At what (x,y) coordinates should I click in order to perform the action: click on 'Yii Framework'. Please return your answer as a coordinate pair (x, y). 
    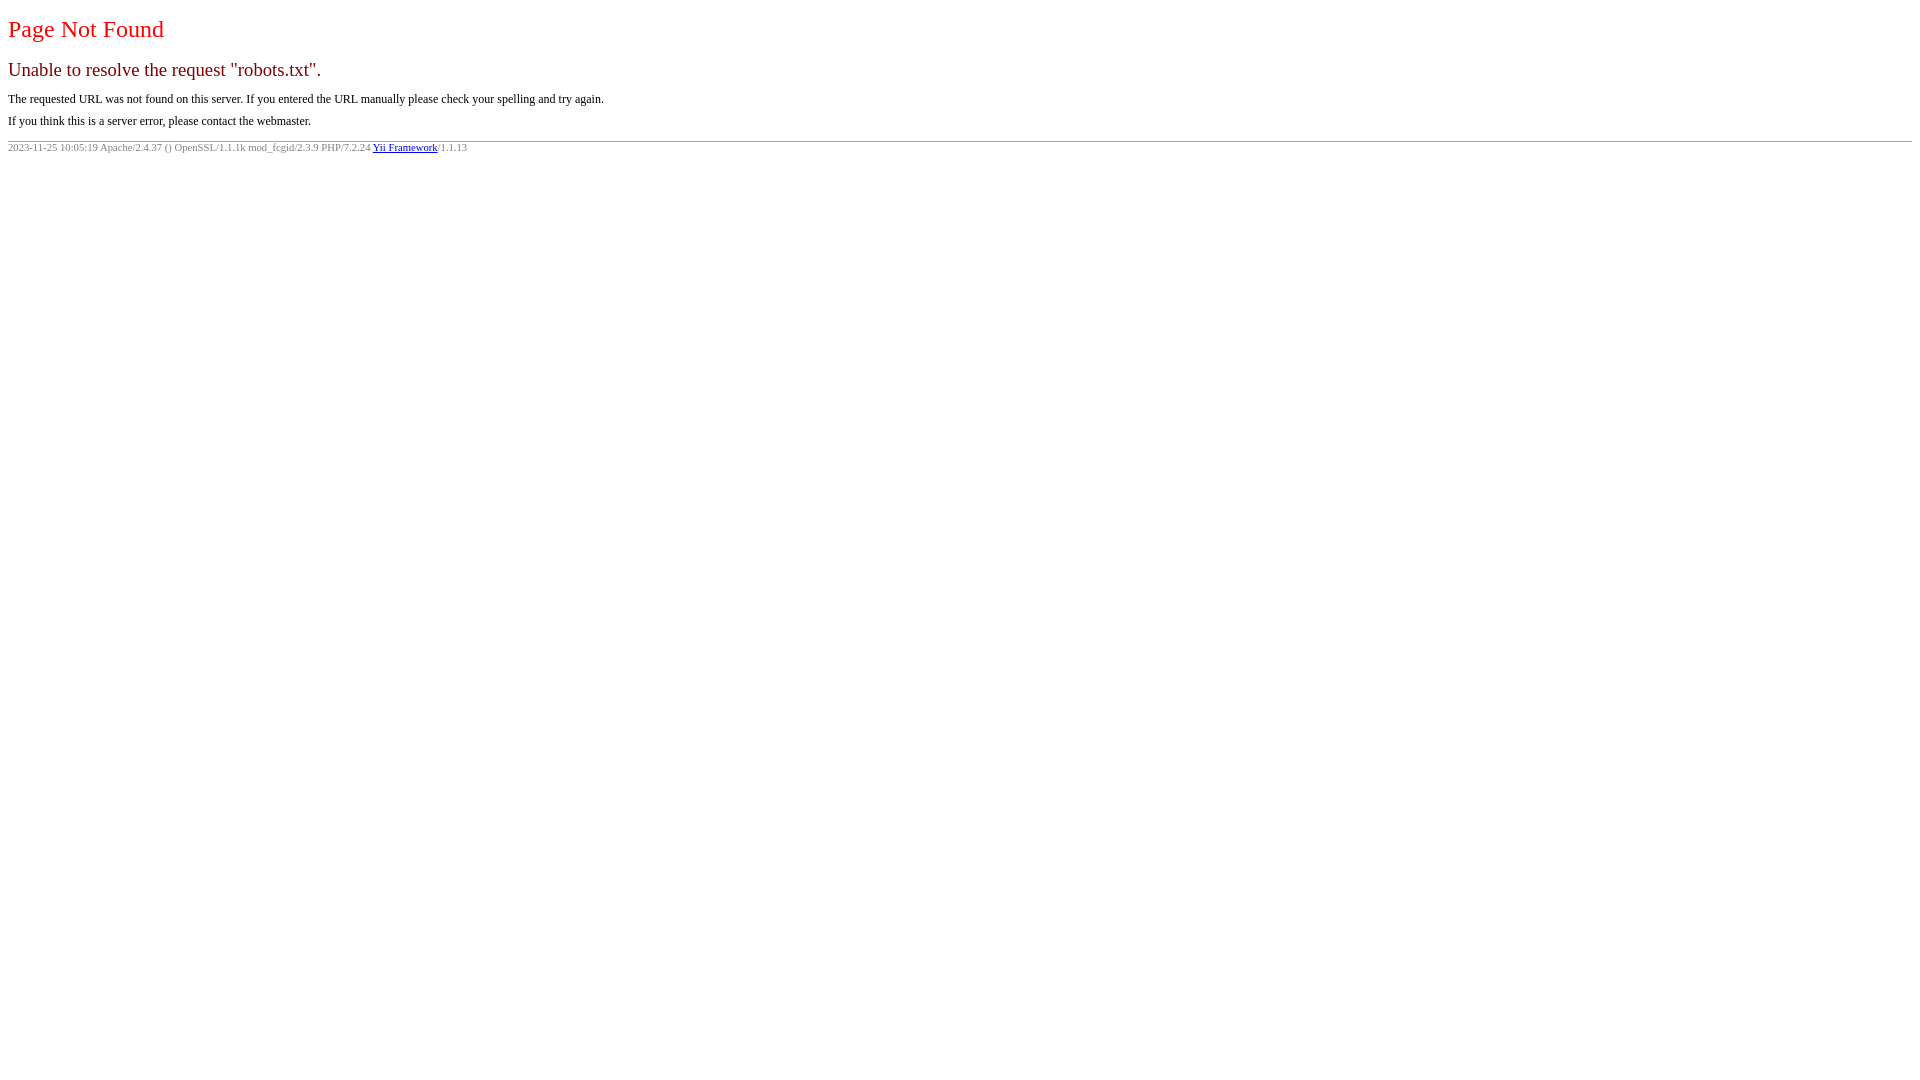
    Looking at the image, I should click on (404, 146).